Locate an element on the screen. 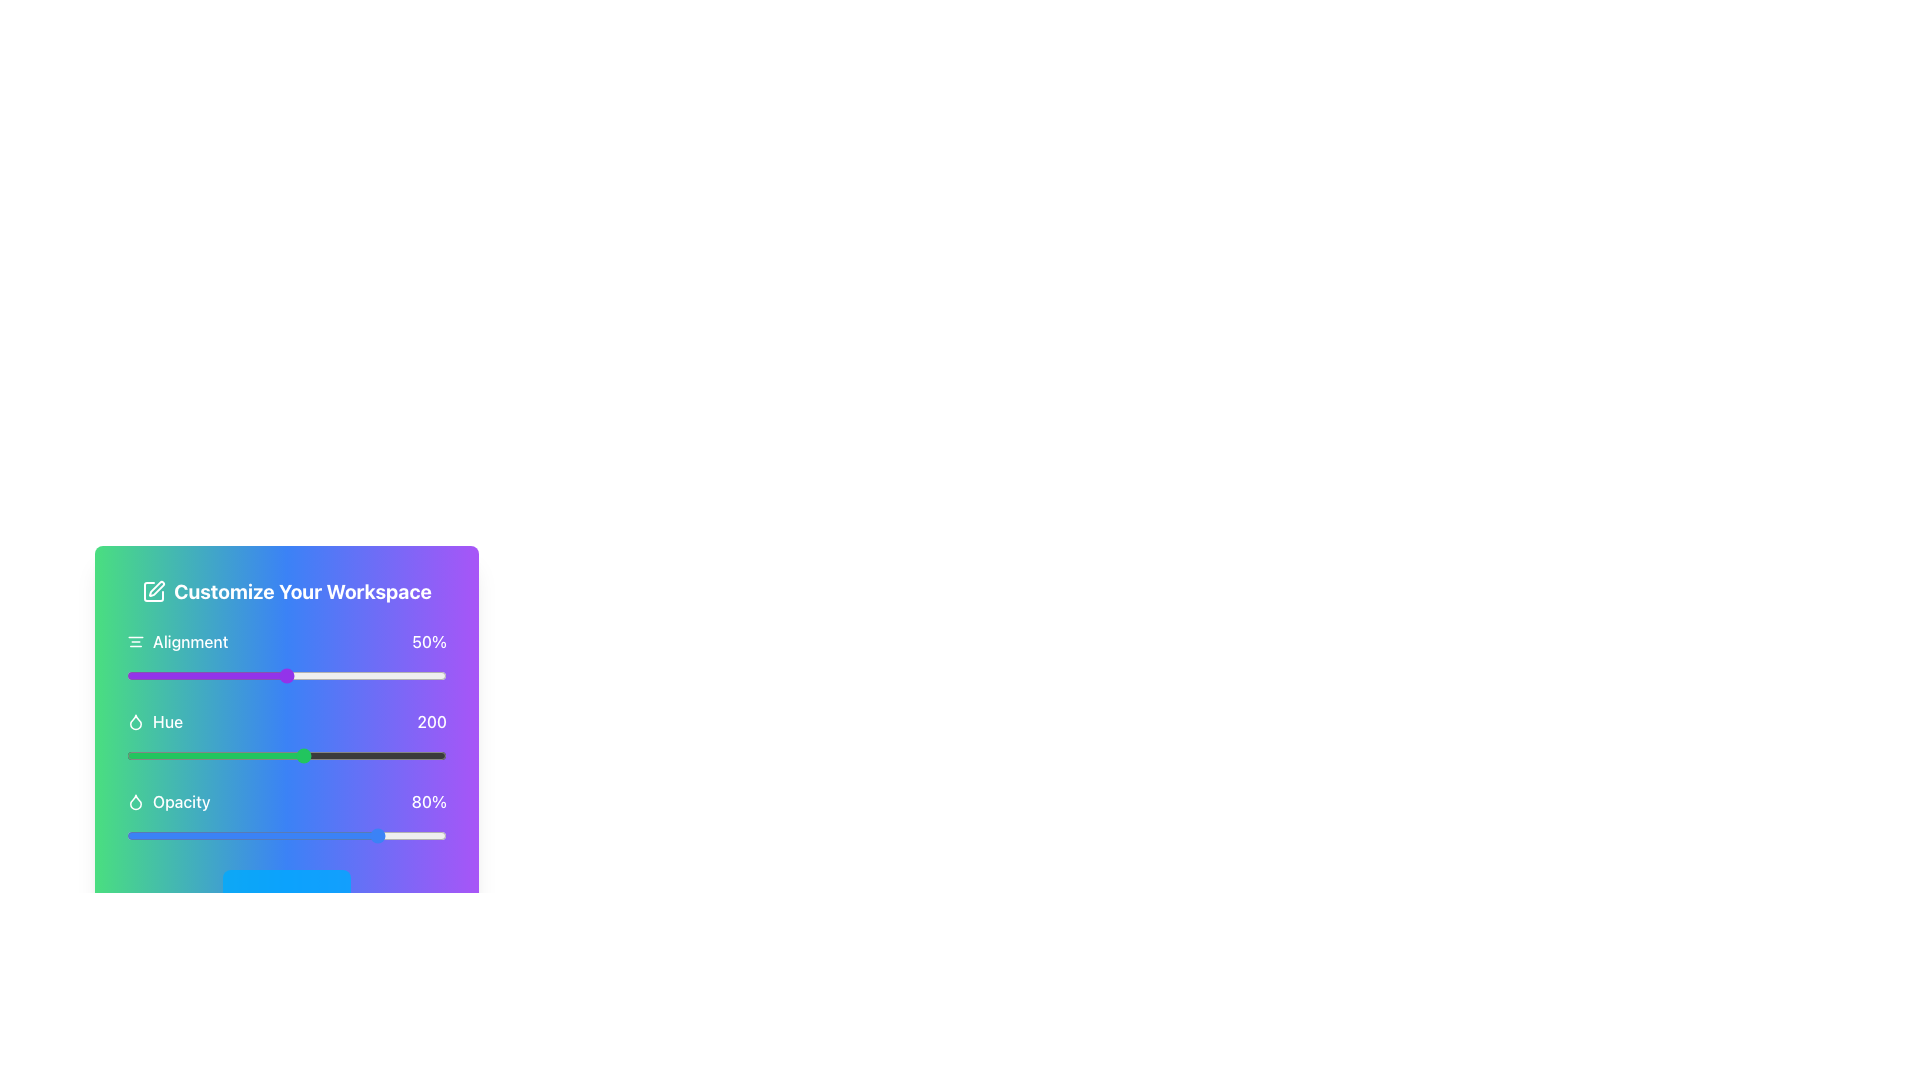 The width and height of the screenshot is (1920, 1080). the opacity slider is located at coordinates (325, 836).